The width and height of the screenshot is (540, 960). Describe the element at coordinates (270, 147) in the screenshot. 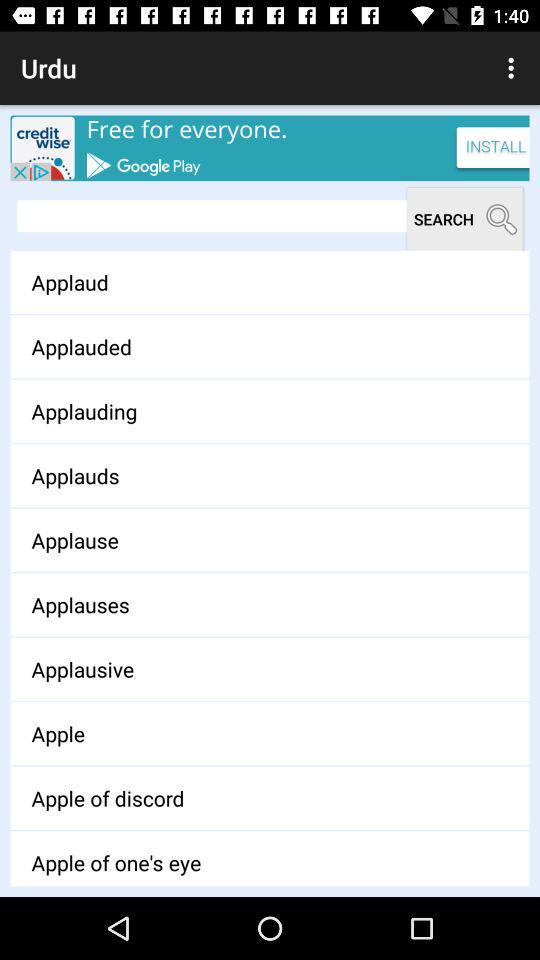

I see `open advertisement` at that location.